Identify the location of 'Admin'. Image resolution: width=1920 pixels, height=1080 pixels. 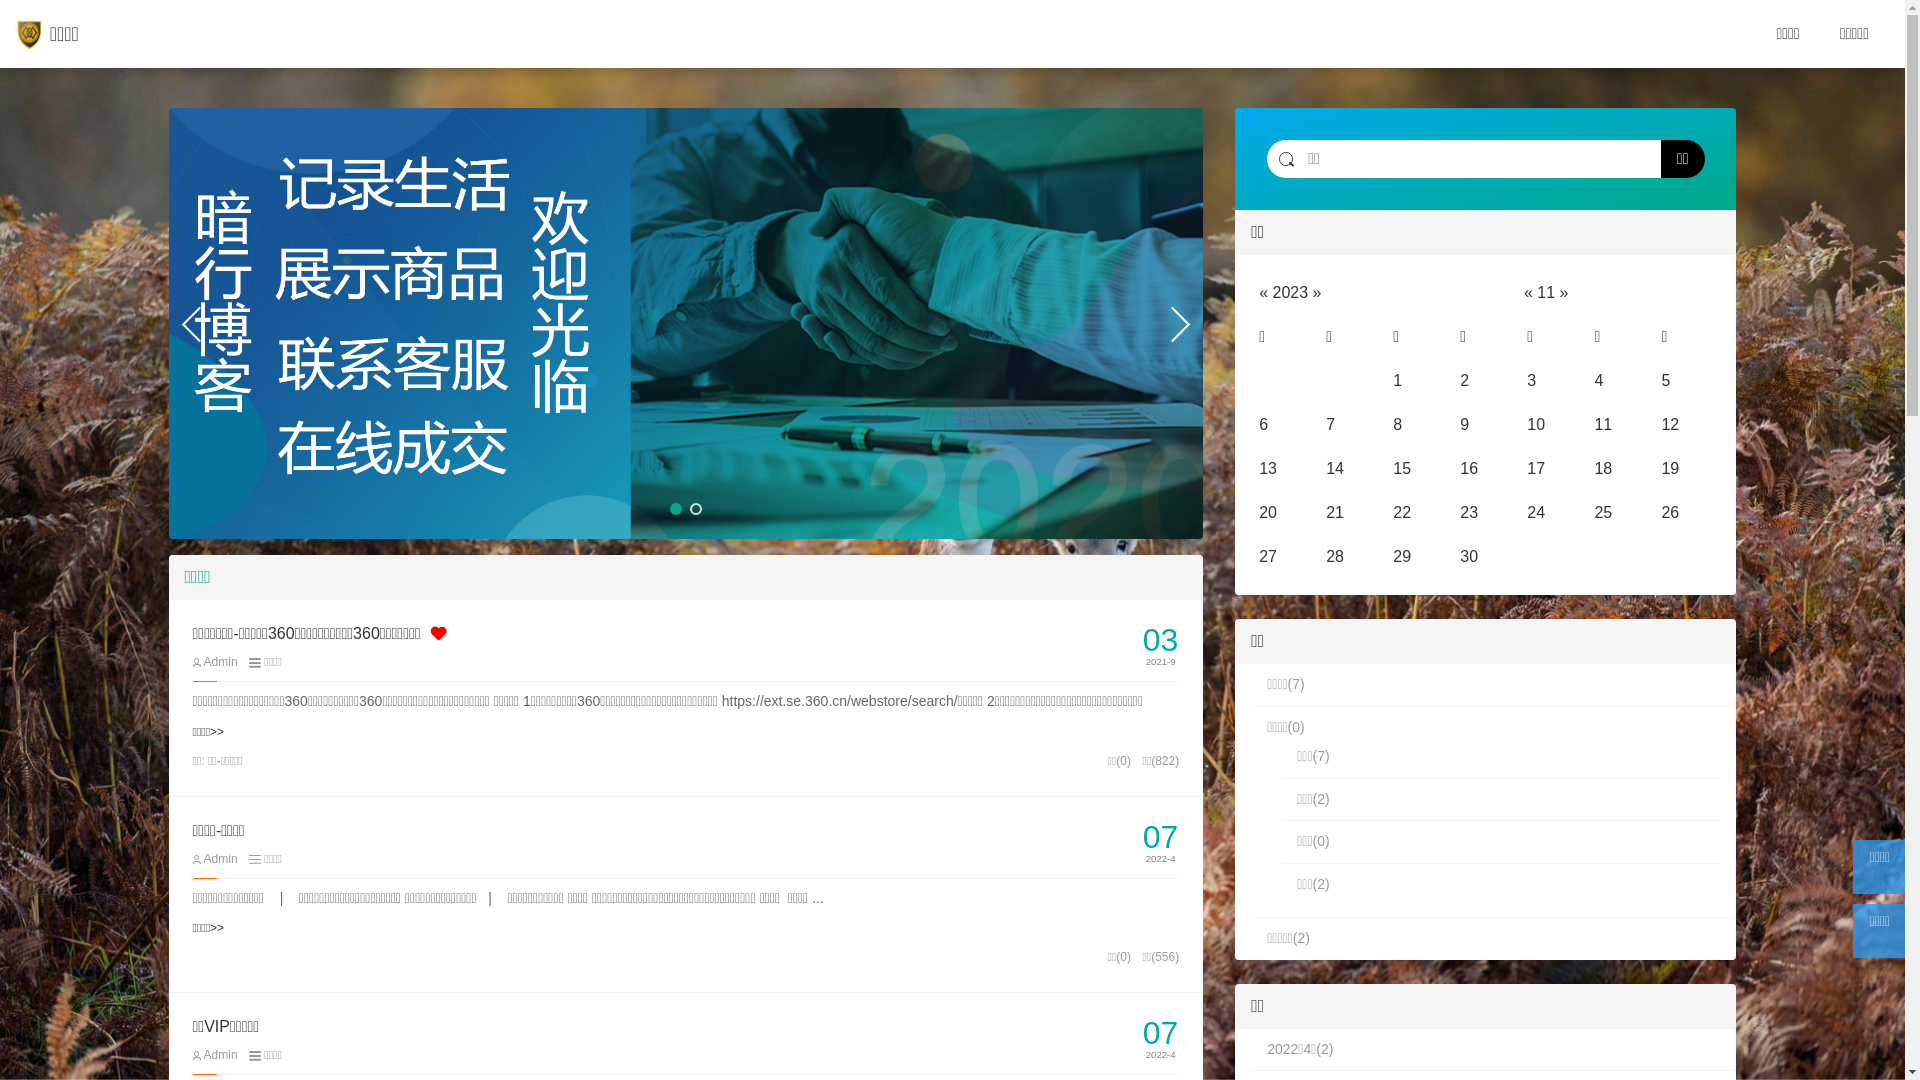
(214, 662).